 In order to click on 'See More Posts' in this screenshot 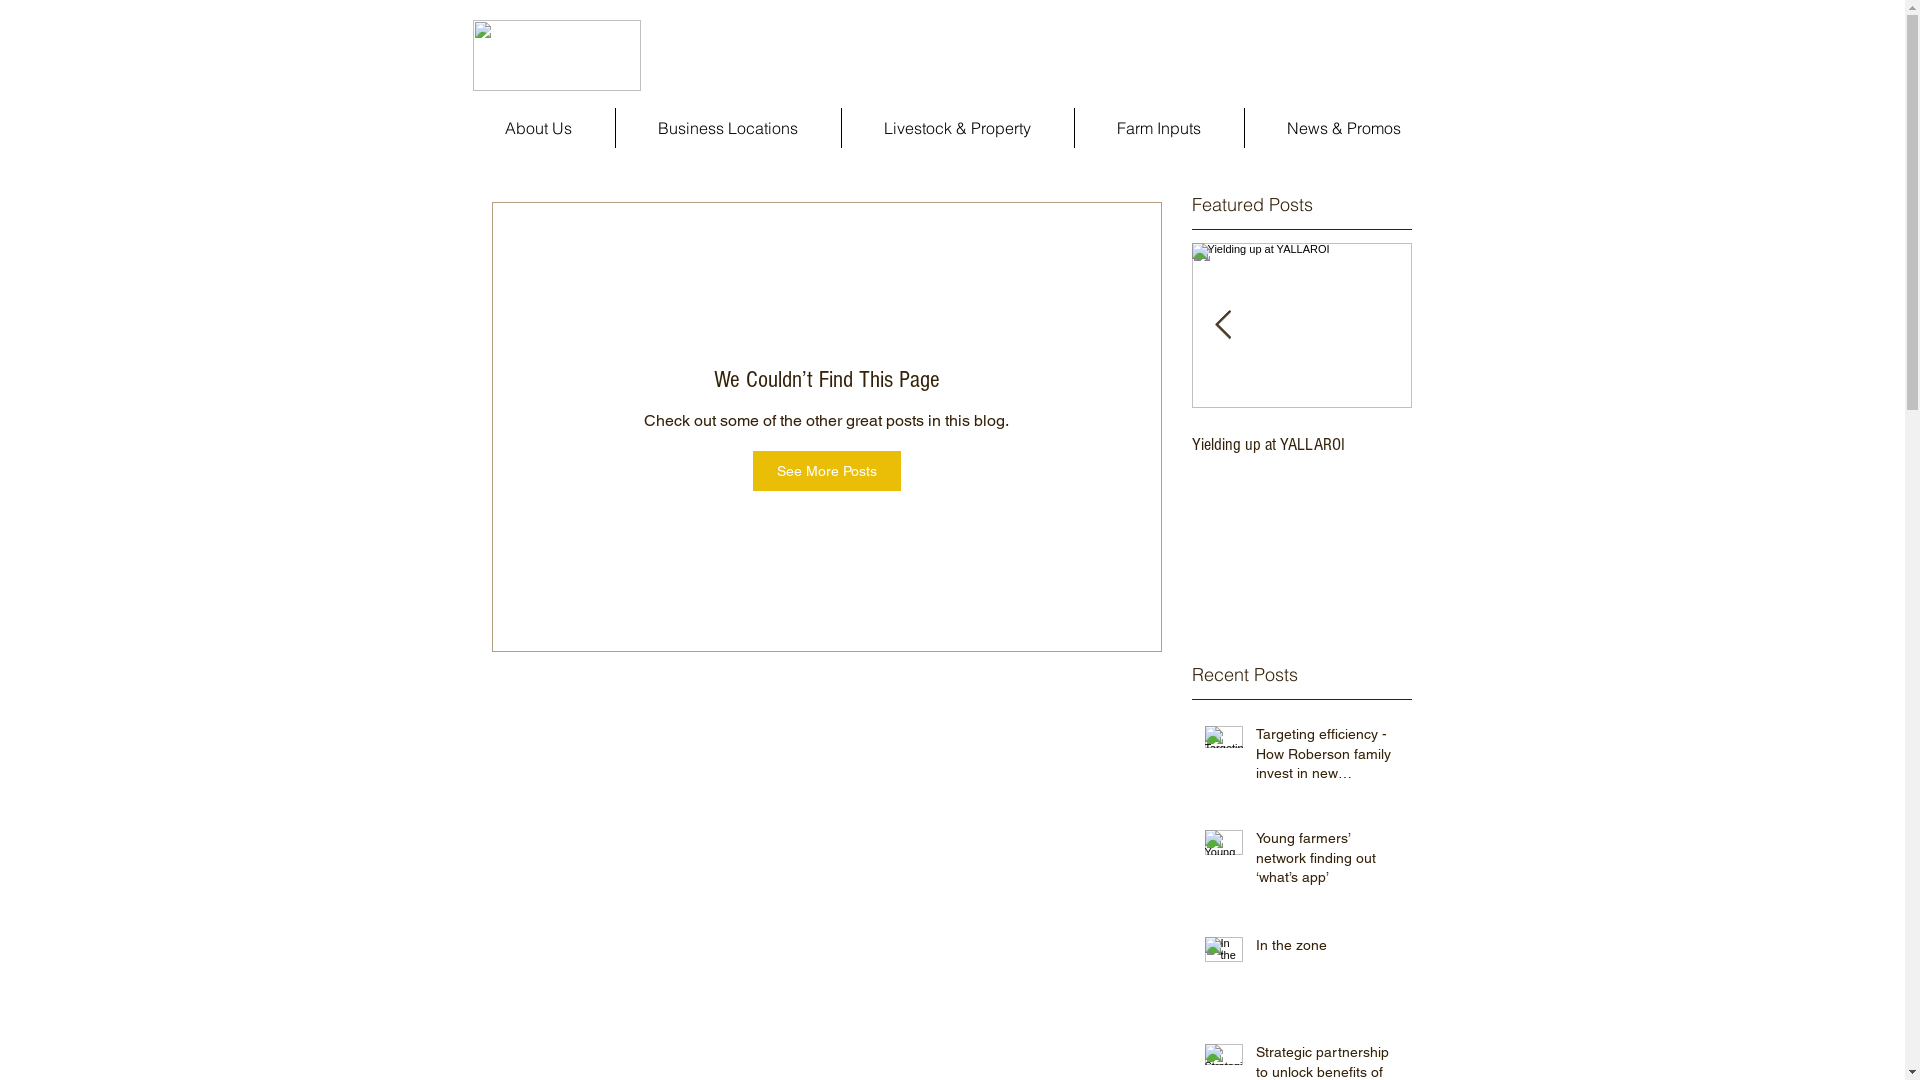, I will do `click(825, 470)`.